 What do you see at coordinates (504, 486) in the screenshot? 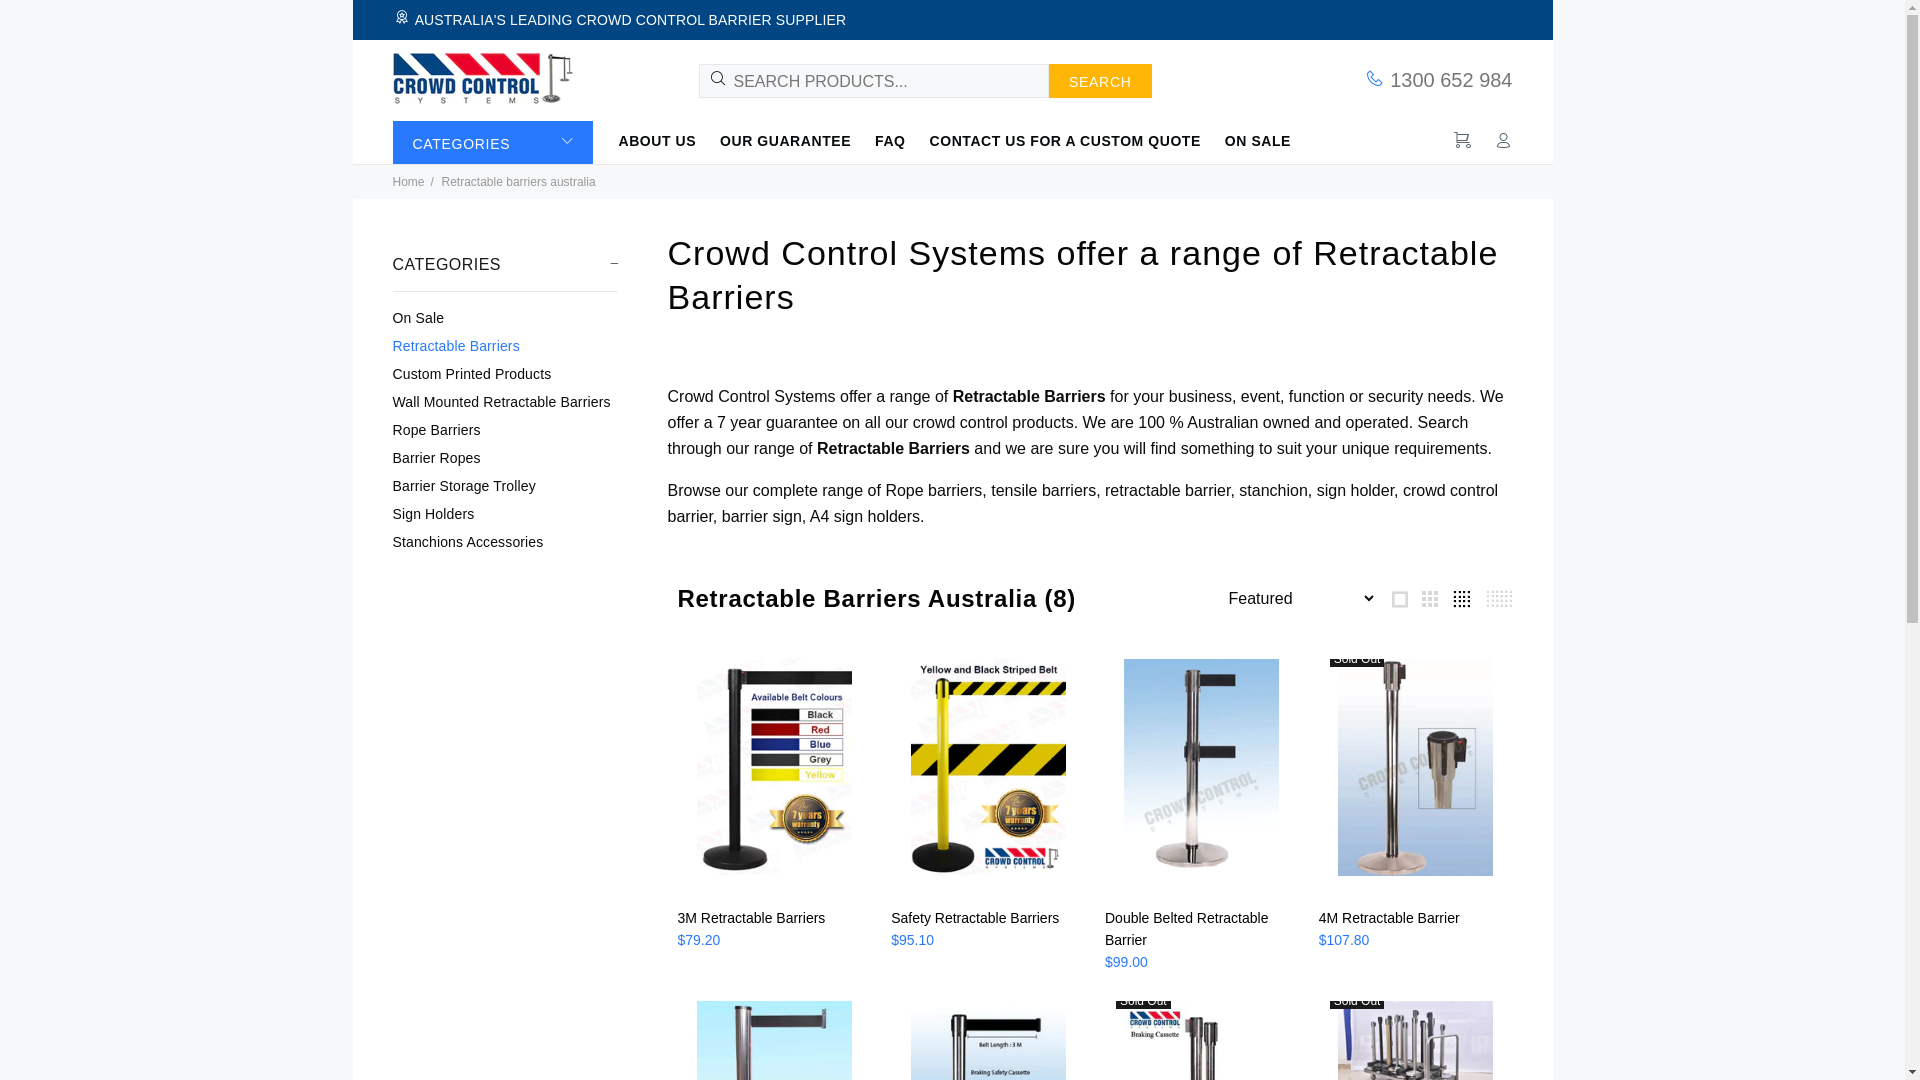
I see `'Barrier Storage Trolley'` at bounding box center [504, 486].